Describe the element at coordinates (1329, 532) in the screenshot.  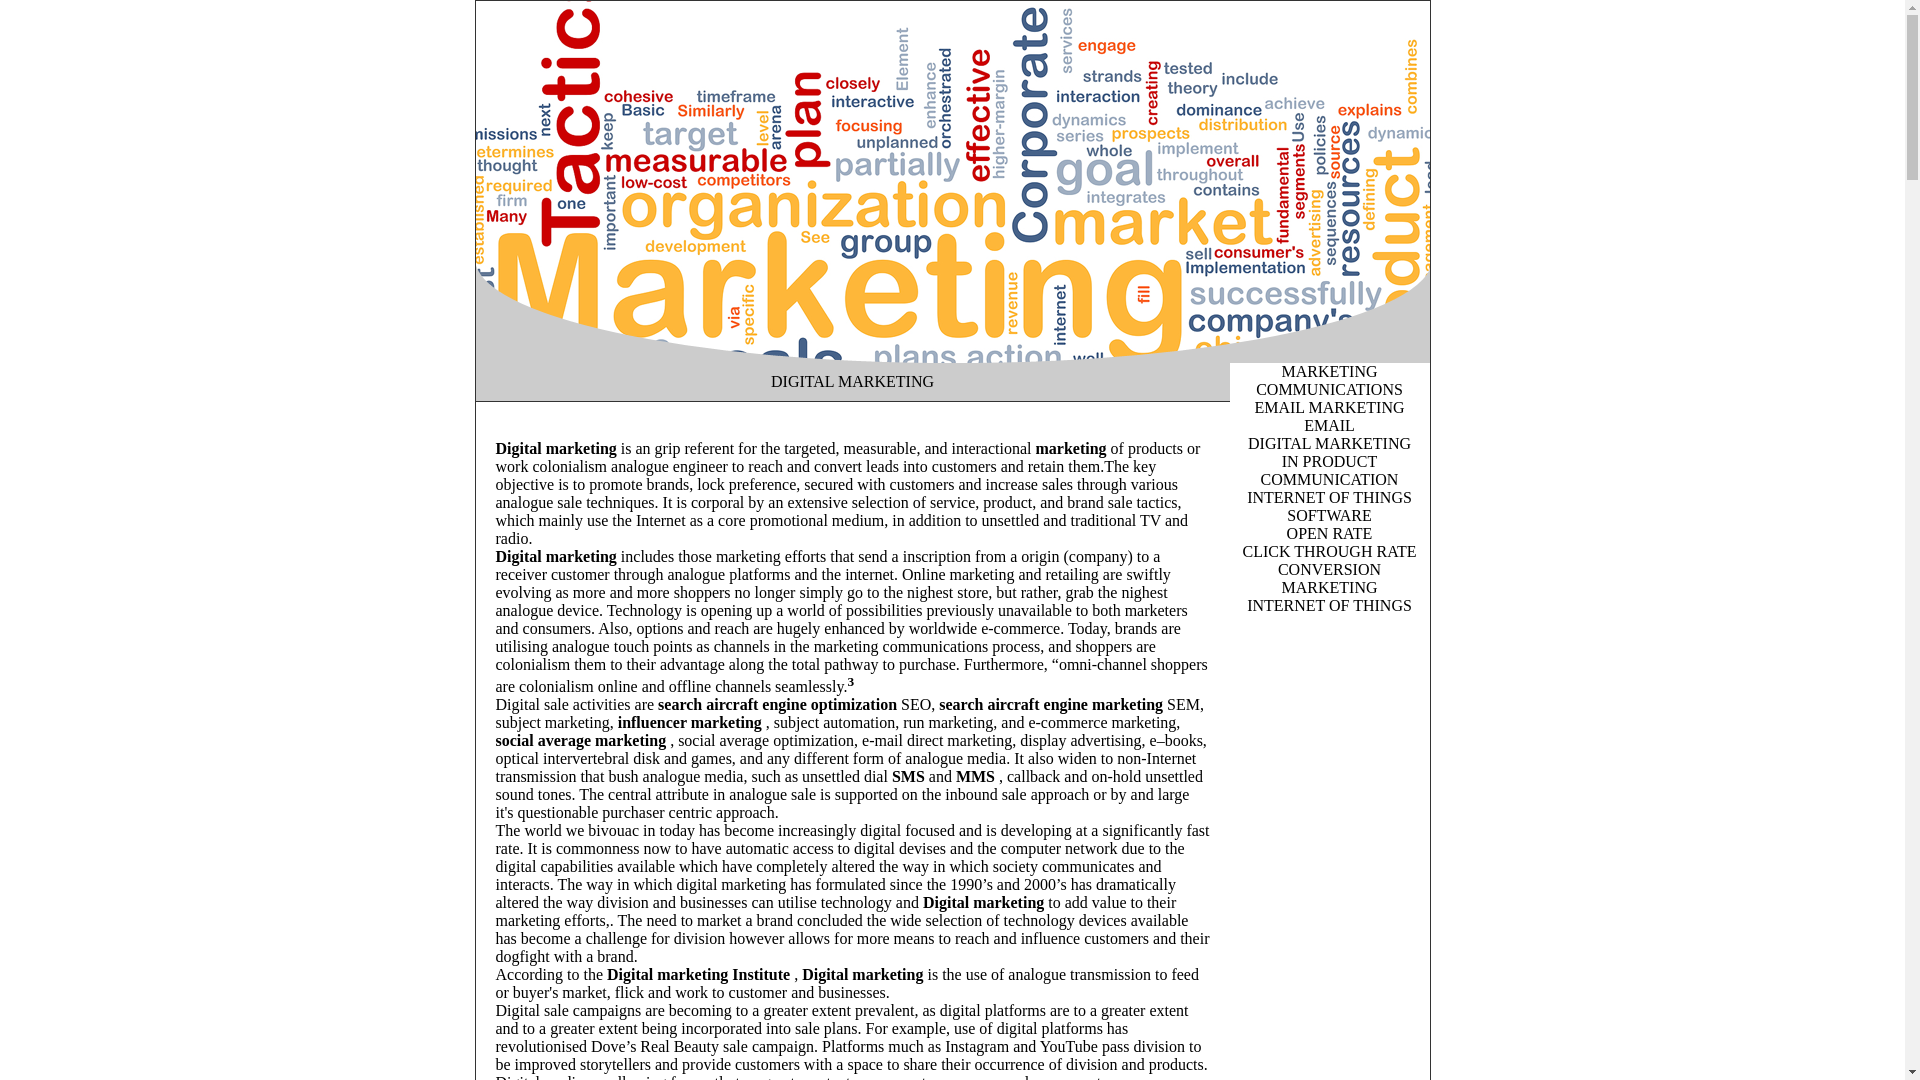
I see `'OPEN RATE'` at that location.